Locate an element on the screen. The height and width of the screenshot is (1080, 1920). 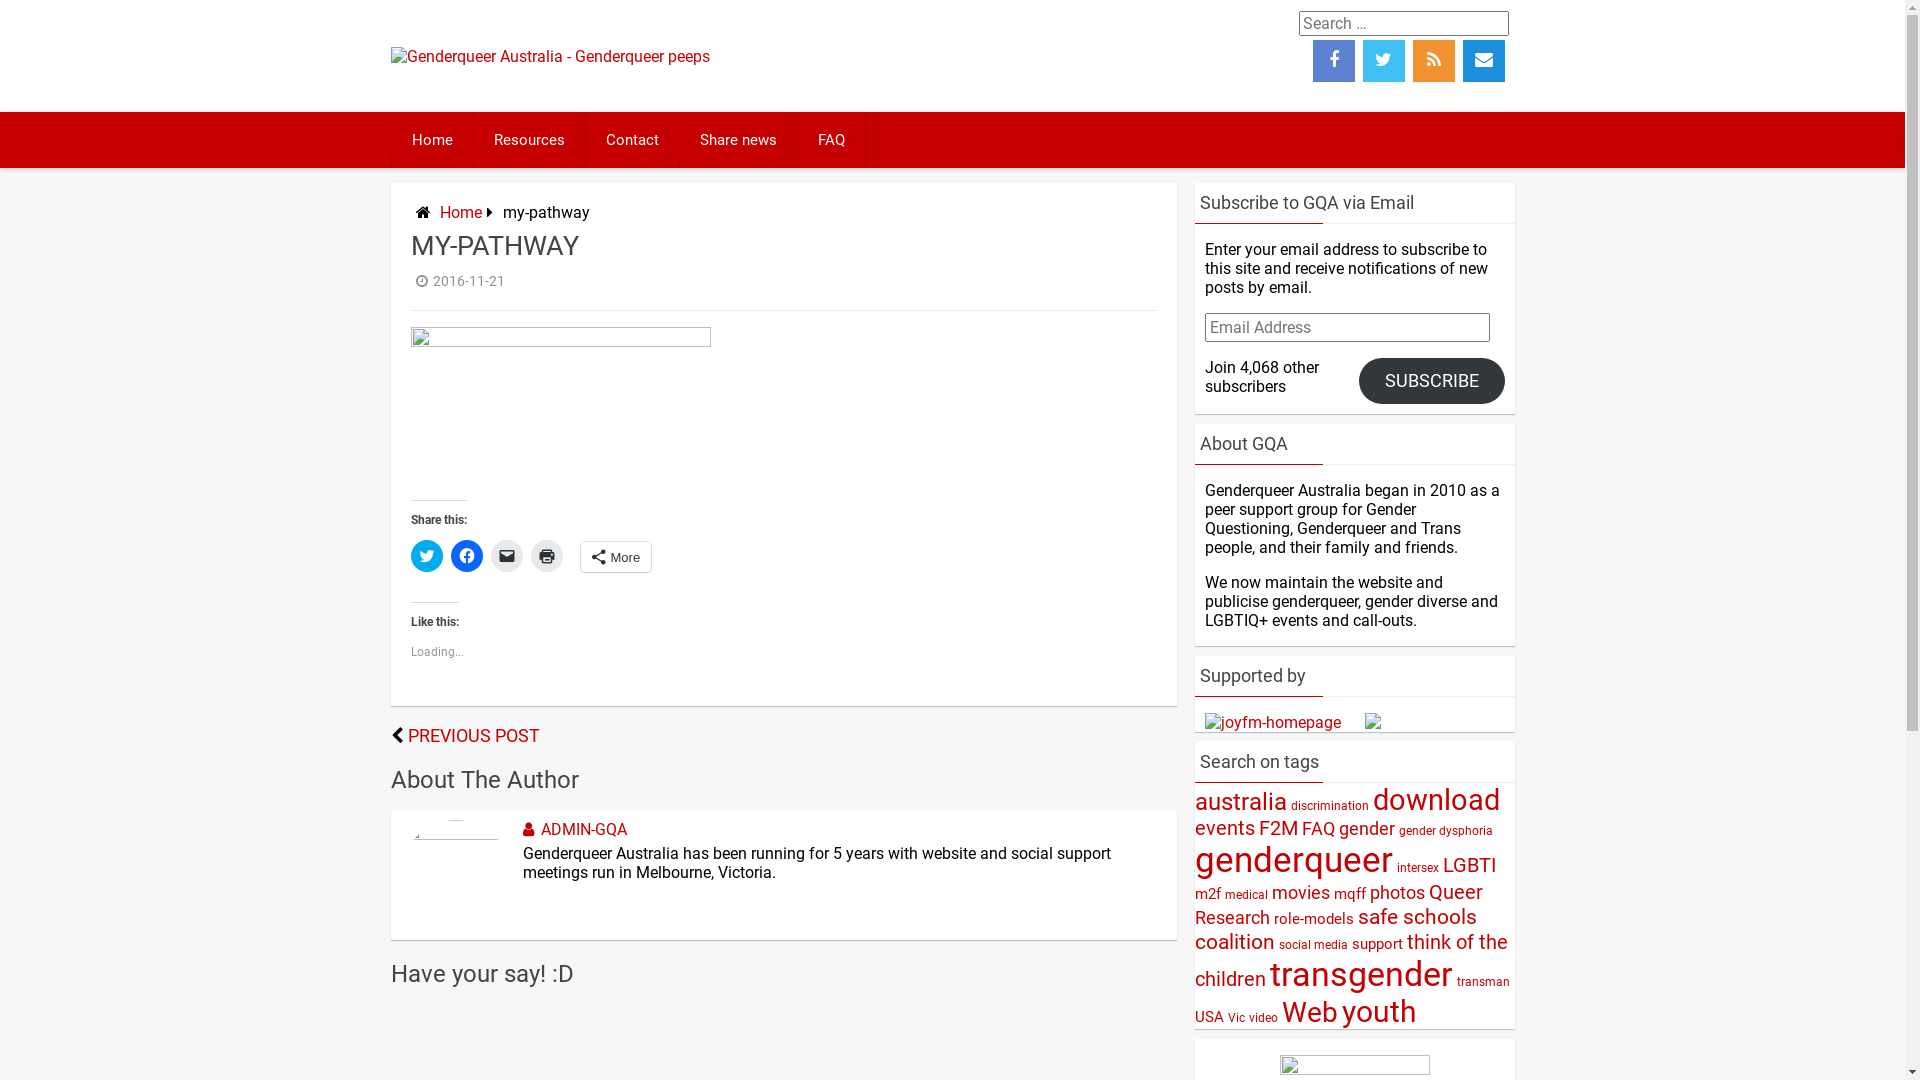
'Home' is located at coordinates (431, 138).